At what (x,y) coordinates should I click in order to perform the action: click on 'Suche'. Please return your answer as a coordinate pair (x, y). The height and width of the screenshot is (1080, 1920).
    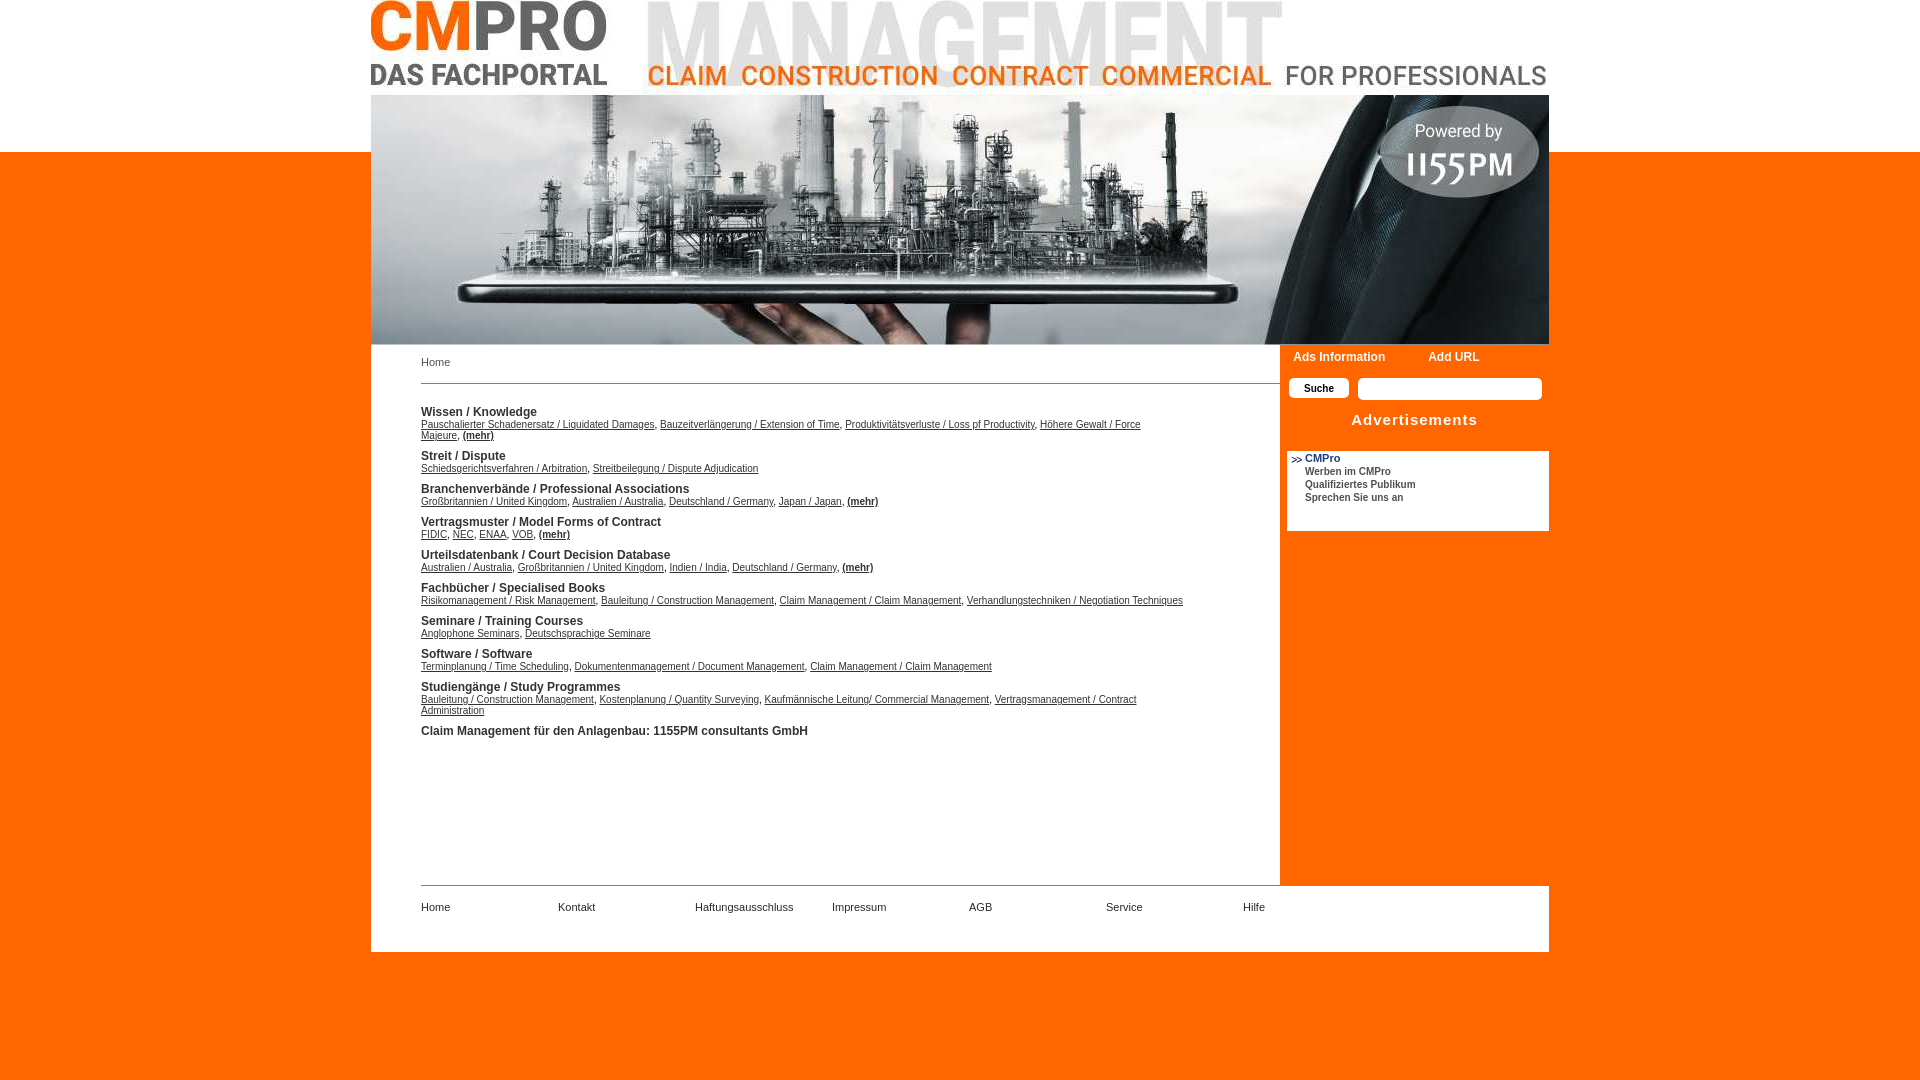
    Looking at the image, I should click on (1289, 388).